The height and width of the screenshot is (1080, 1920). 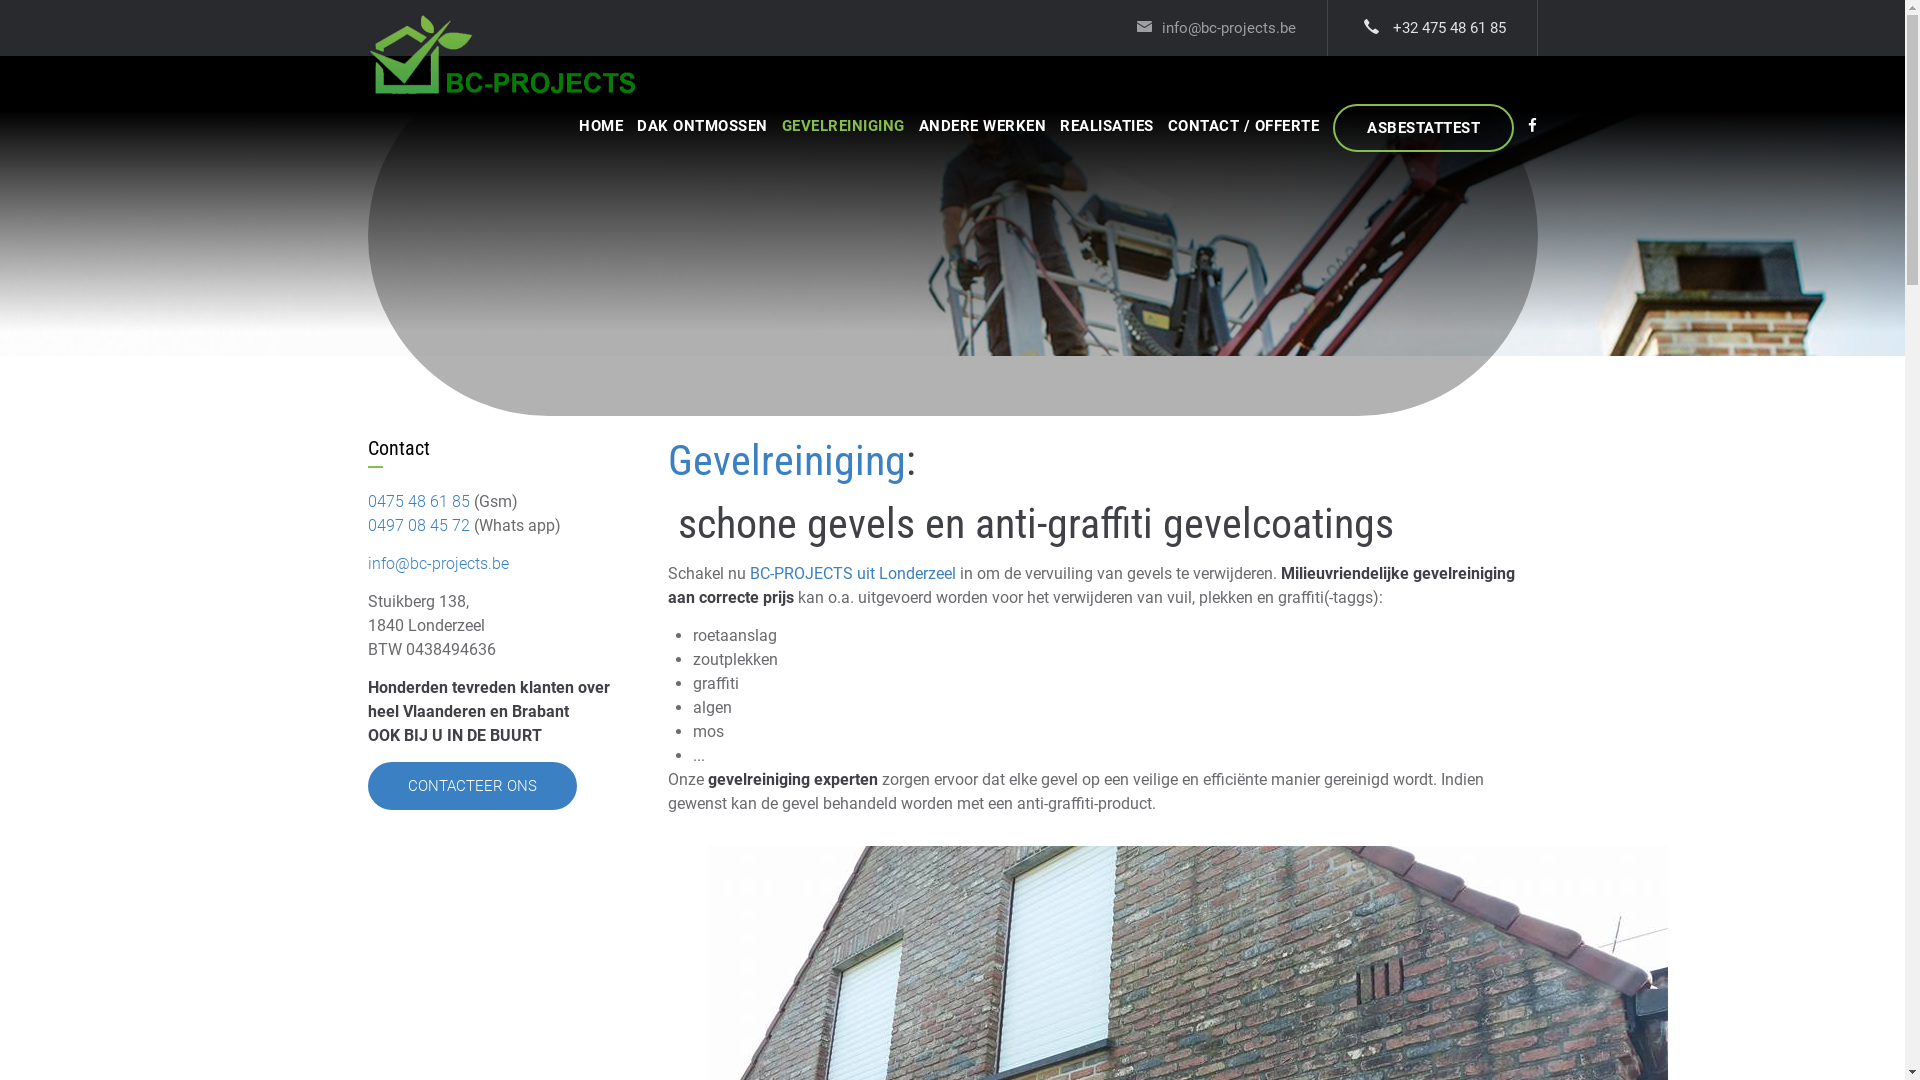 I want to click on 'Gevelreiniging', so click(x=786, y=460).